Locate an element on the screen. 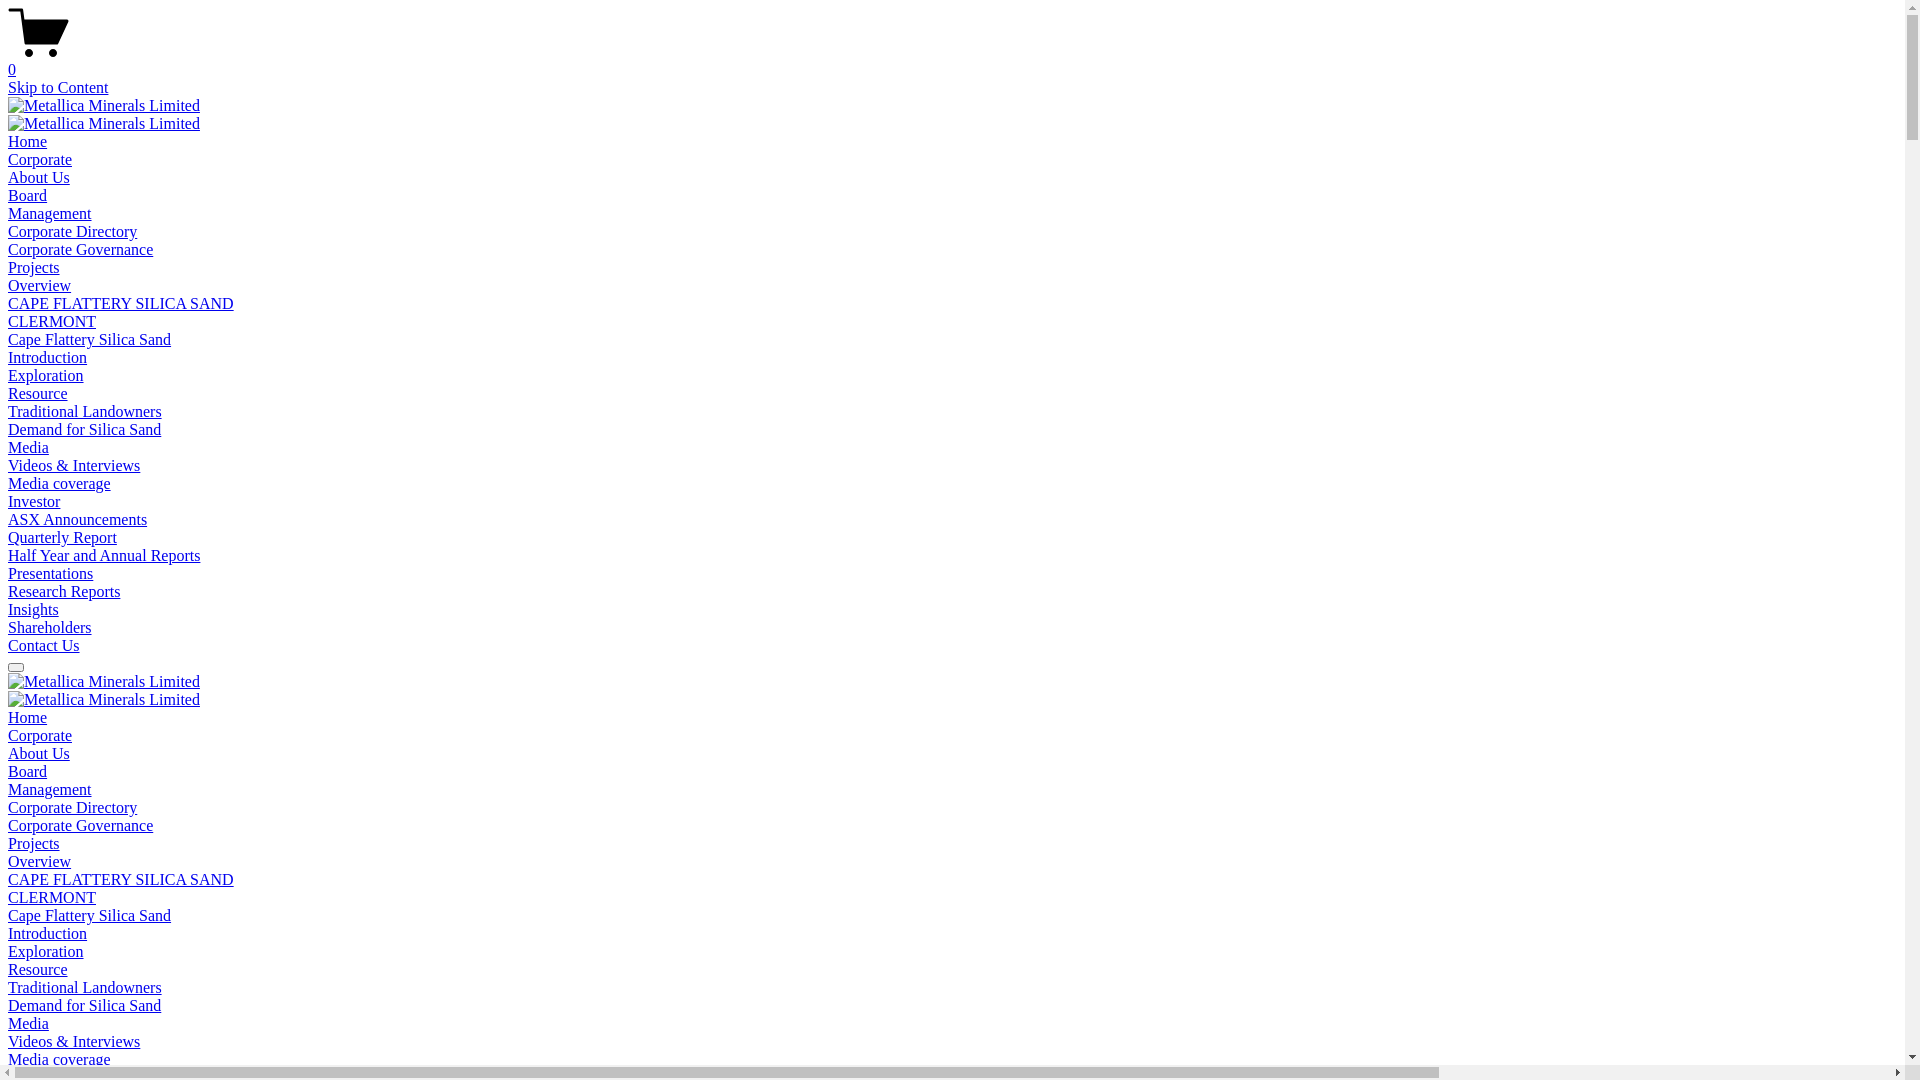  'Board' is located at coordinates (27, 770).